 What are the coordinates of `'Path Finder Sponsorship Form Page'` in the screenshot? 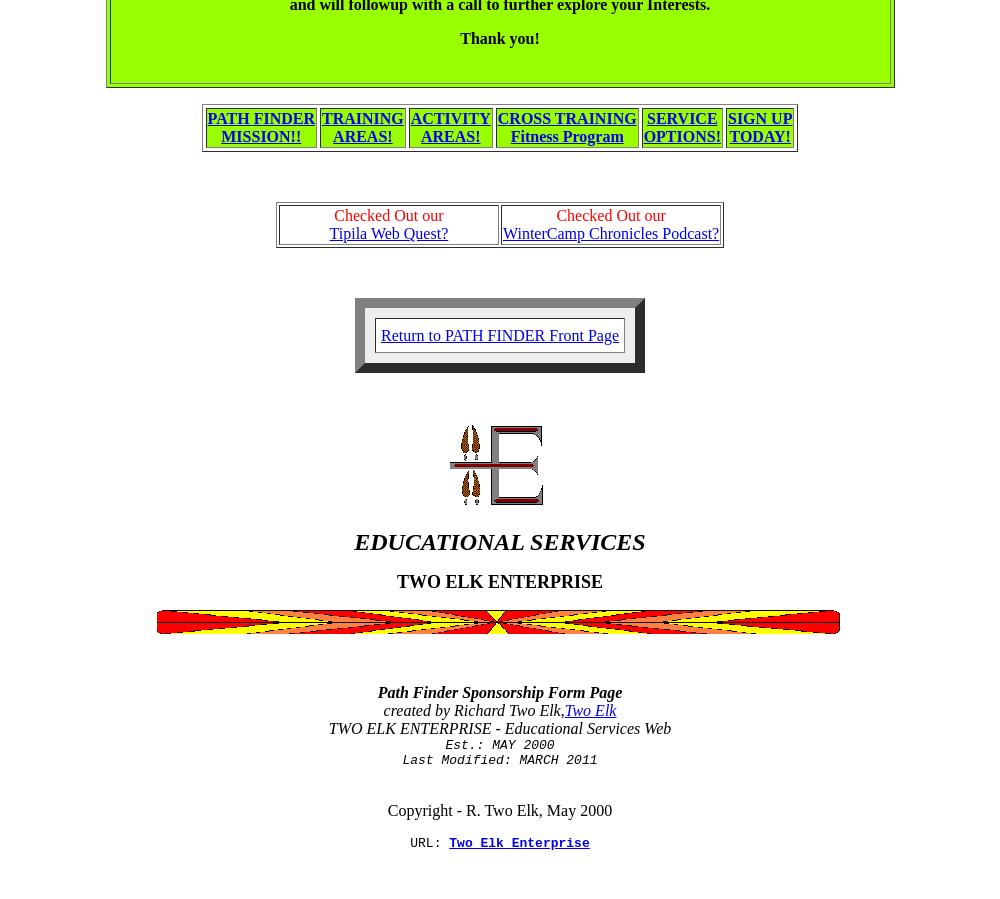 It's located at (498, 691).